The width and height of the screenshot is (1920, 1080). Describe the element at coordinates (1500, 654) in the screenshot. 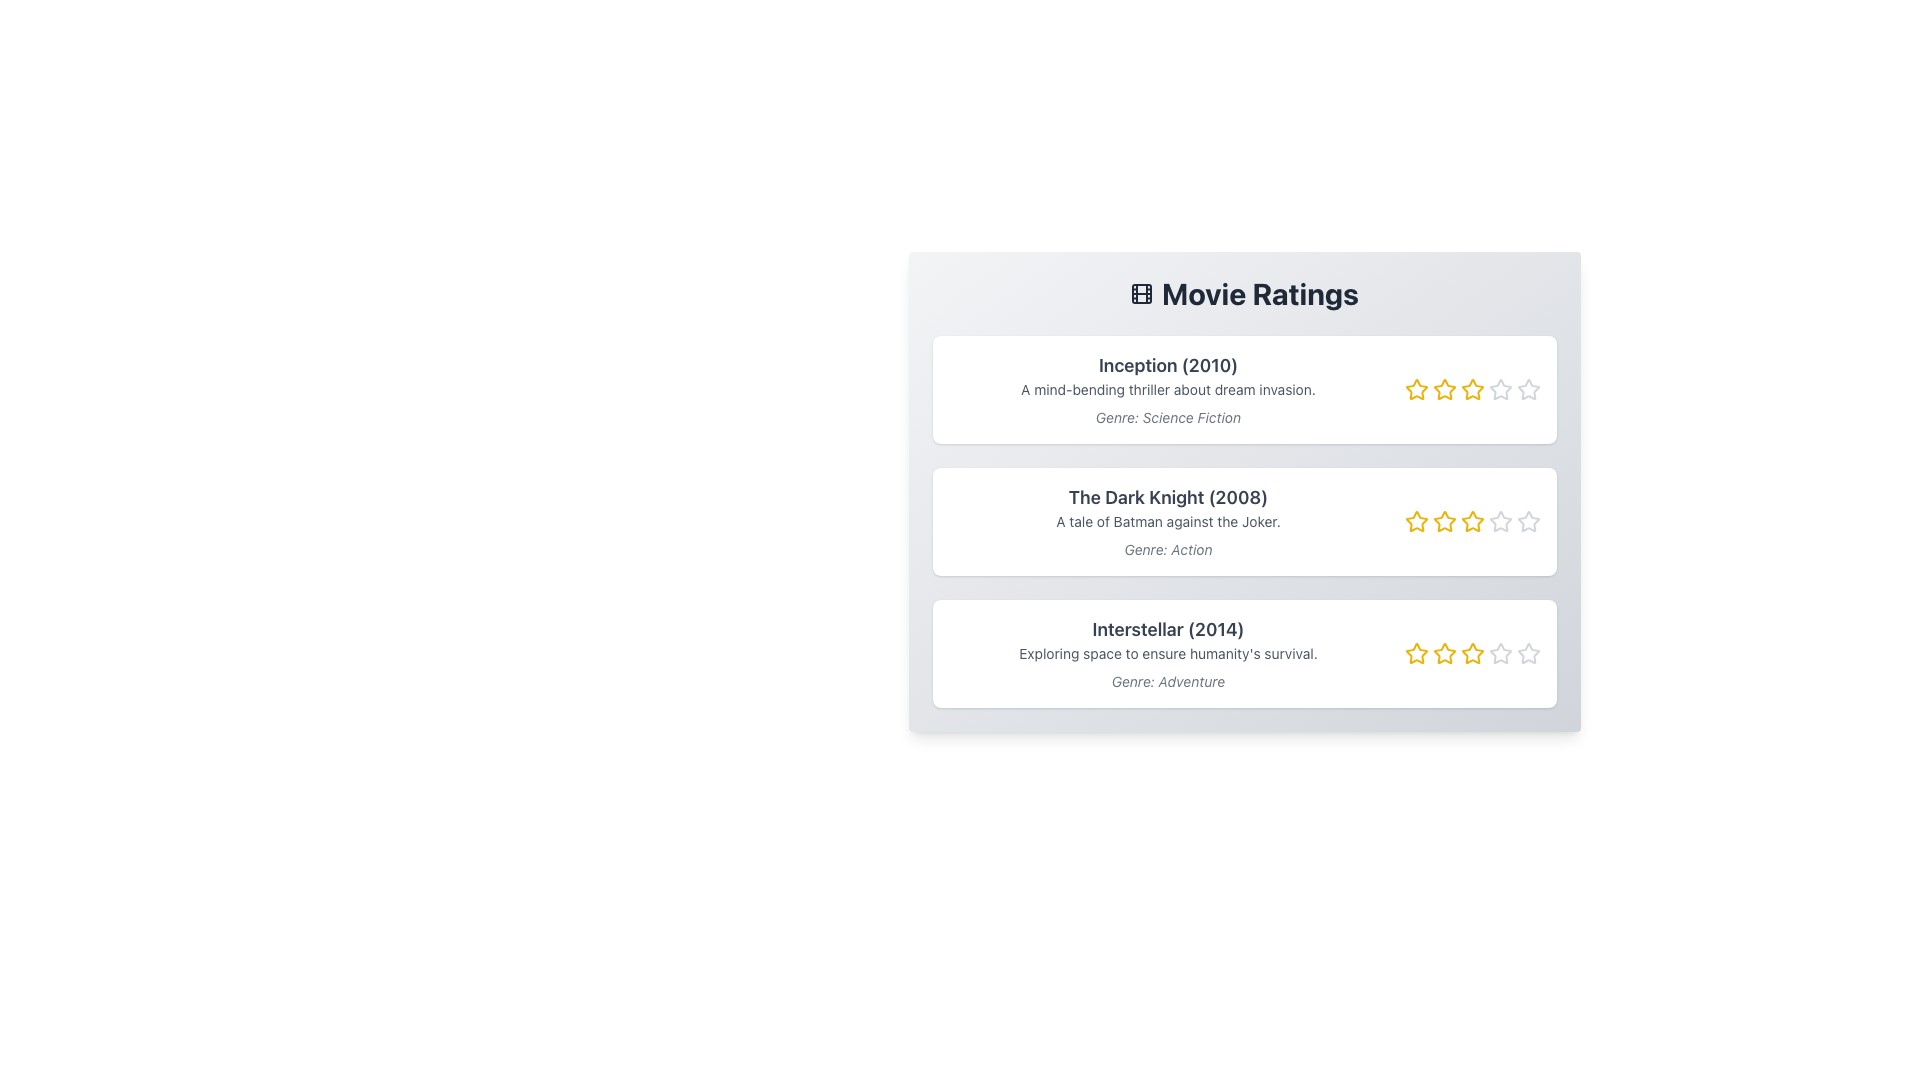

I see `the fifth star icon in the rating row of the 'Interstellar (2014)' movie card to rate it` at that location.